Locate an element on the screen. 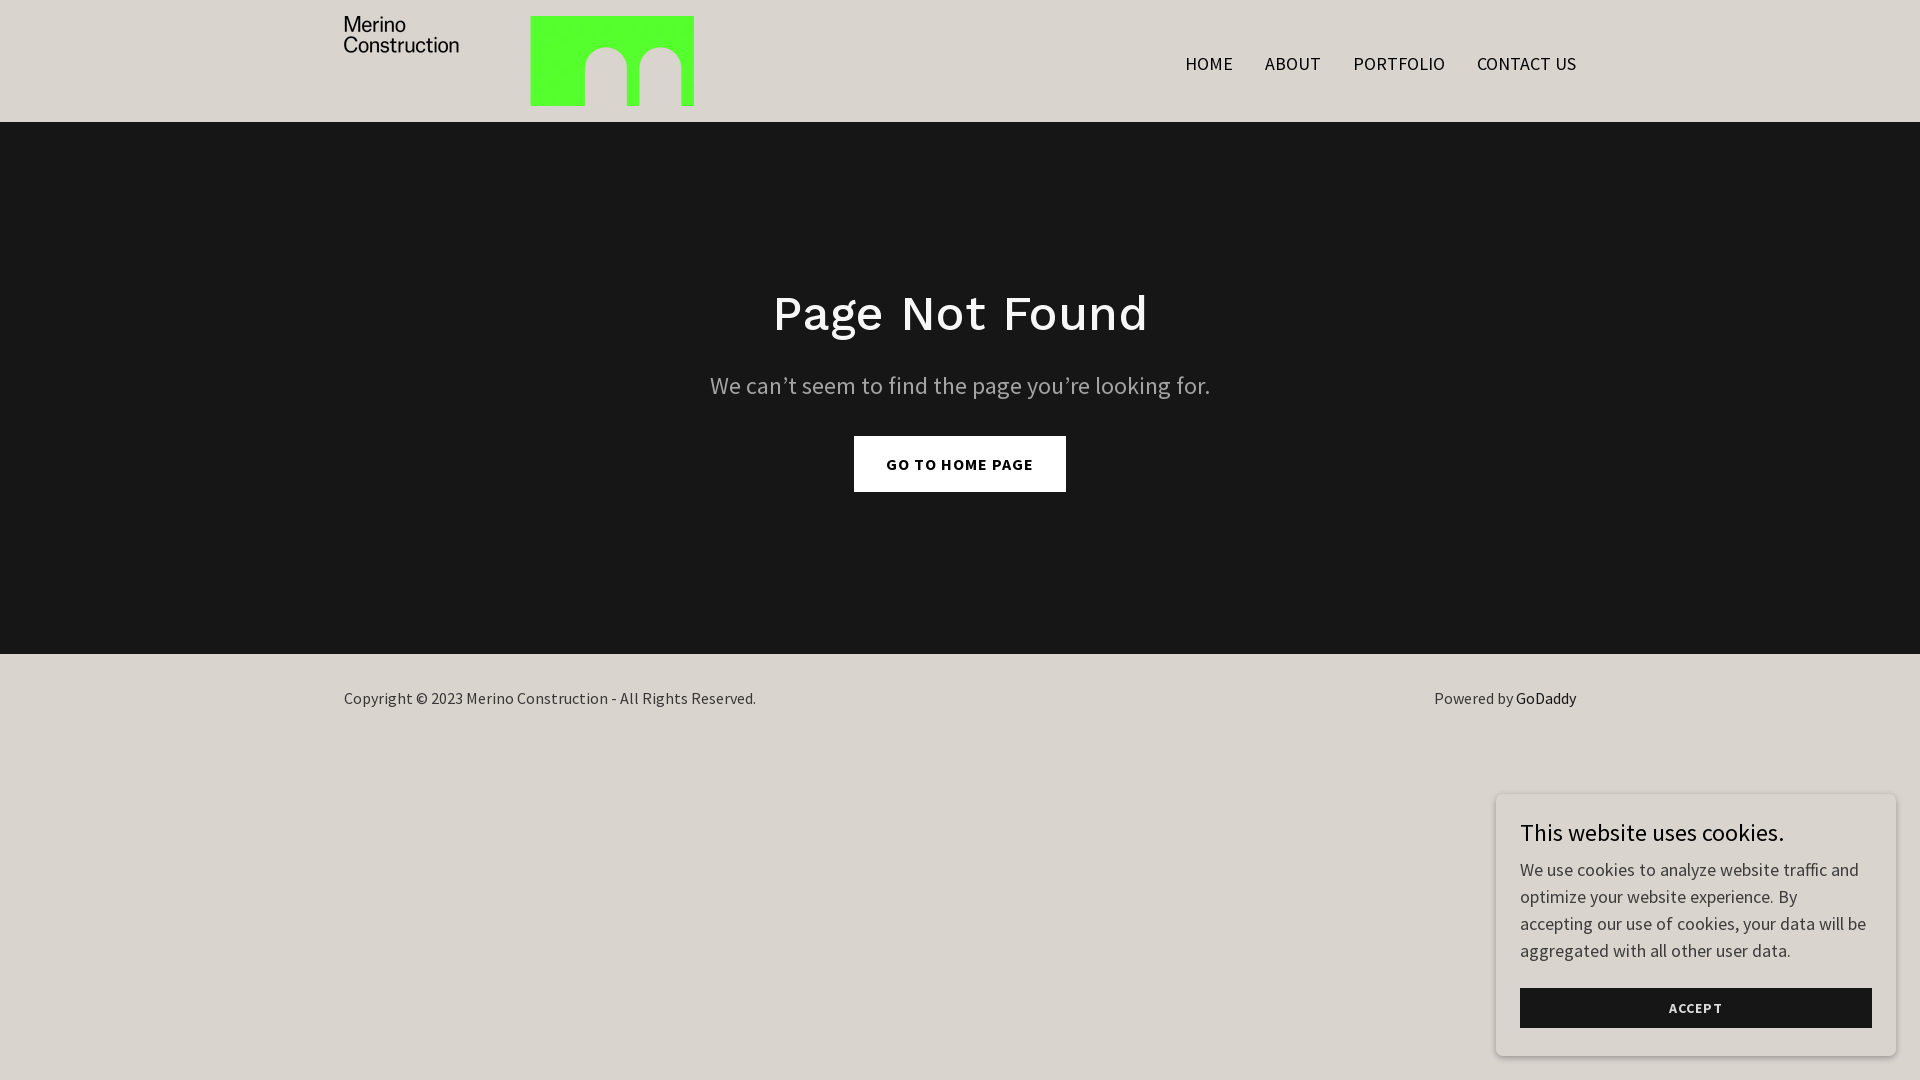 The image size is (1920, 1080). 'GO TO HOME PAGE' is located at coordinates (960, 463).